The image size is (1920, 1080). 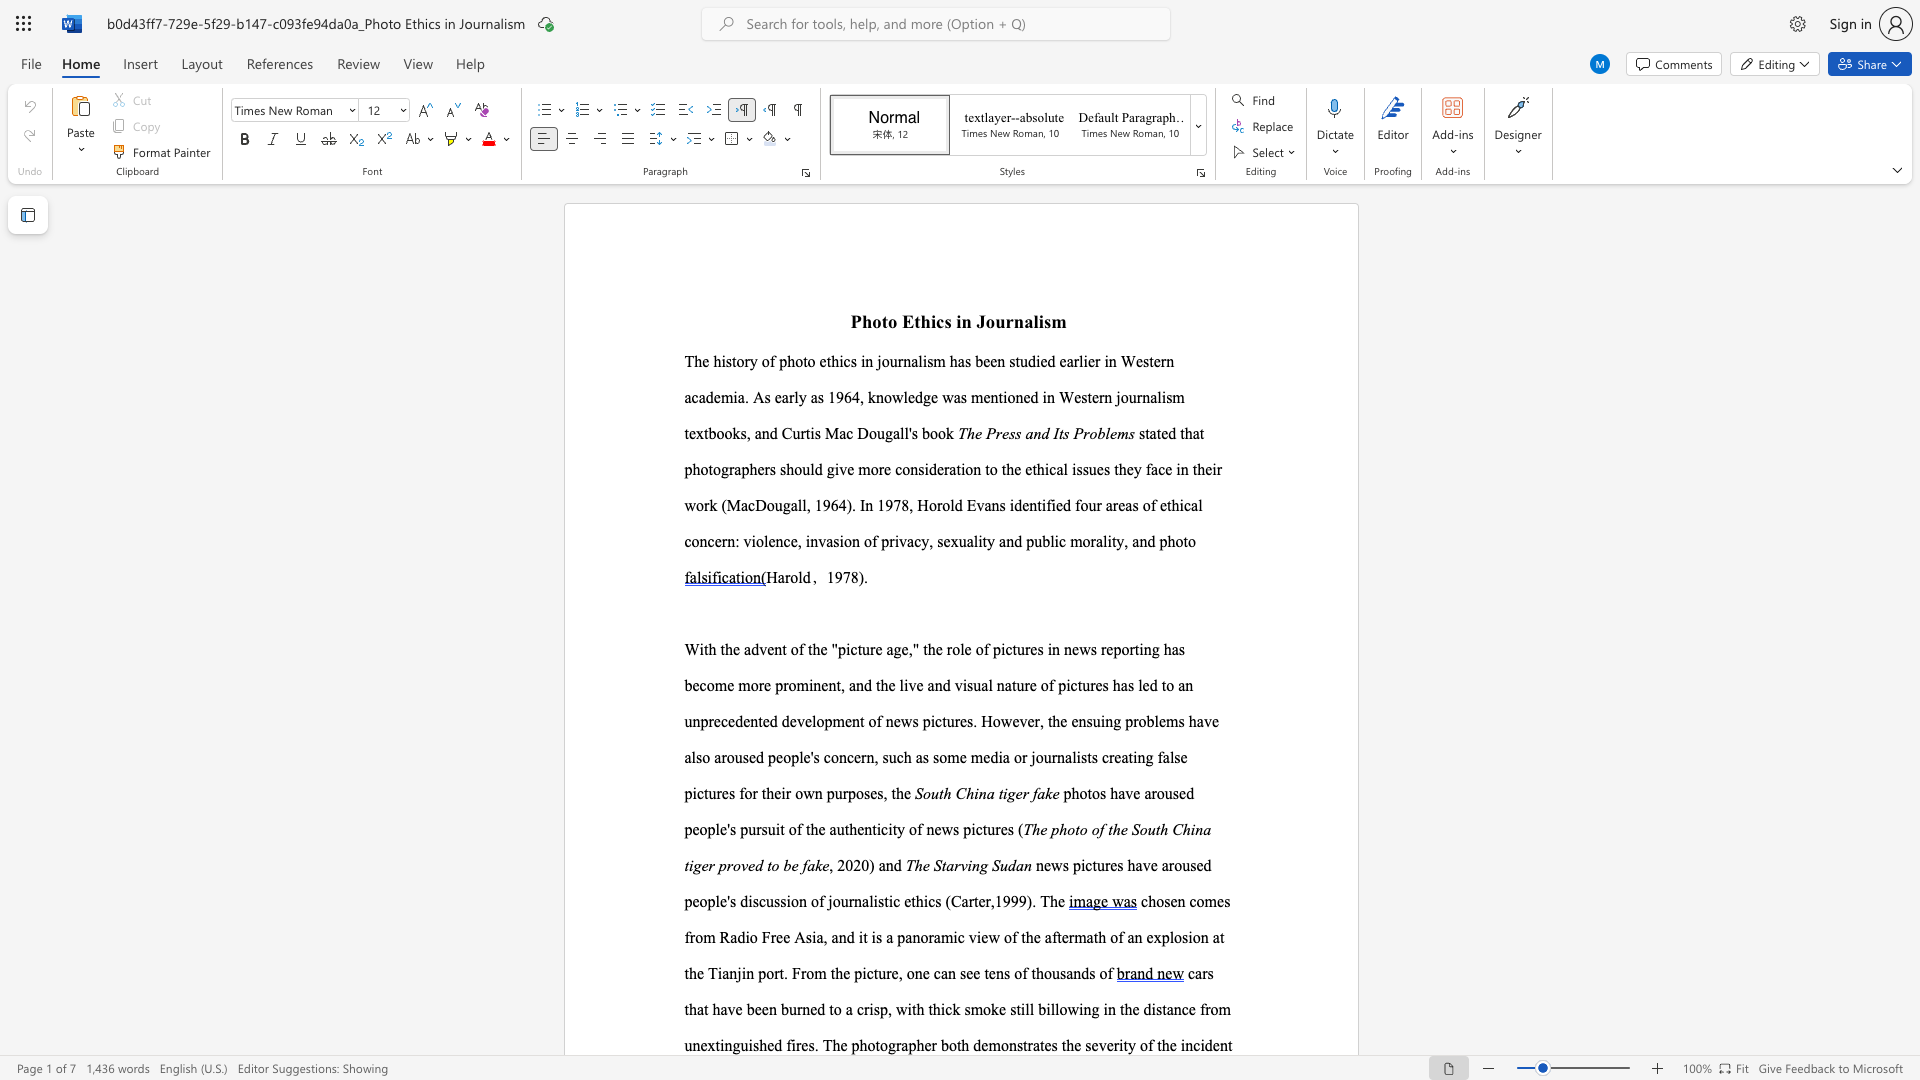 I want to click on the 1th character "a" in the text, so click(x=780, y=577).